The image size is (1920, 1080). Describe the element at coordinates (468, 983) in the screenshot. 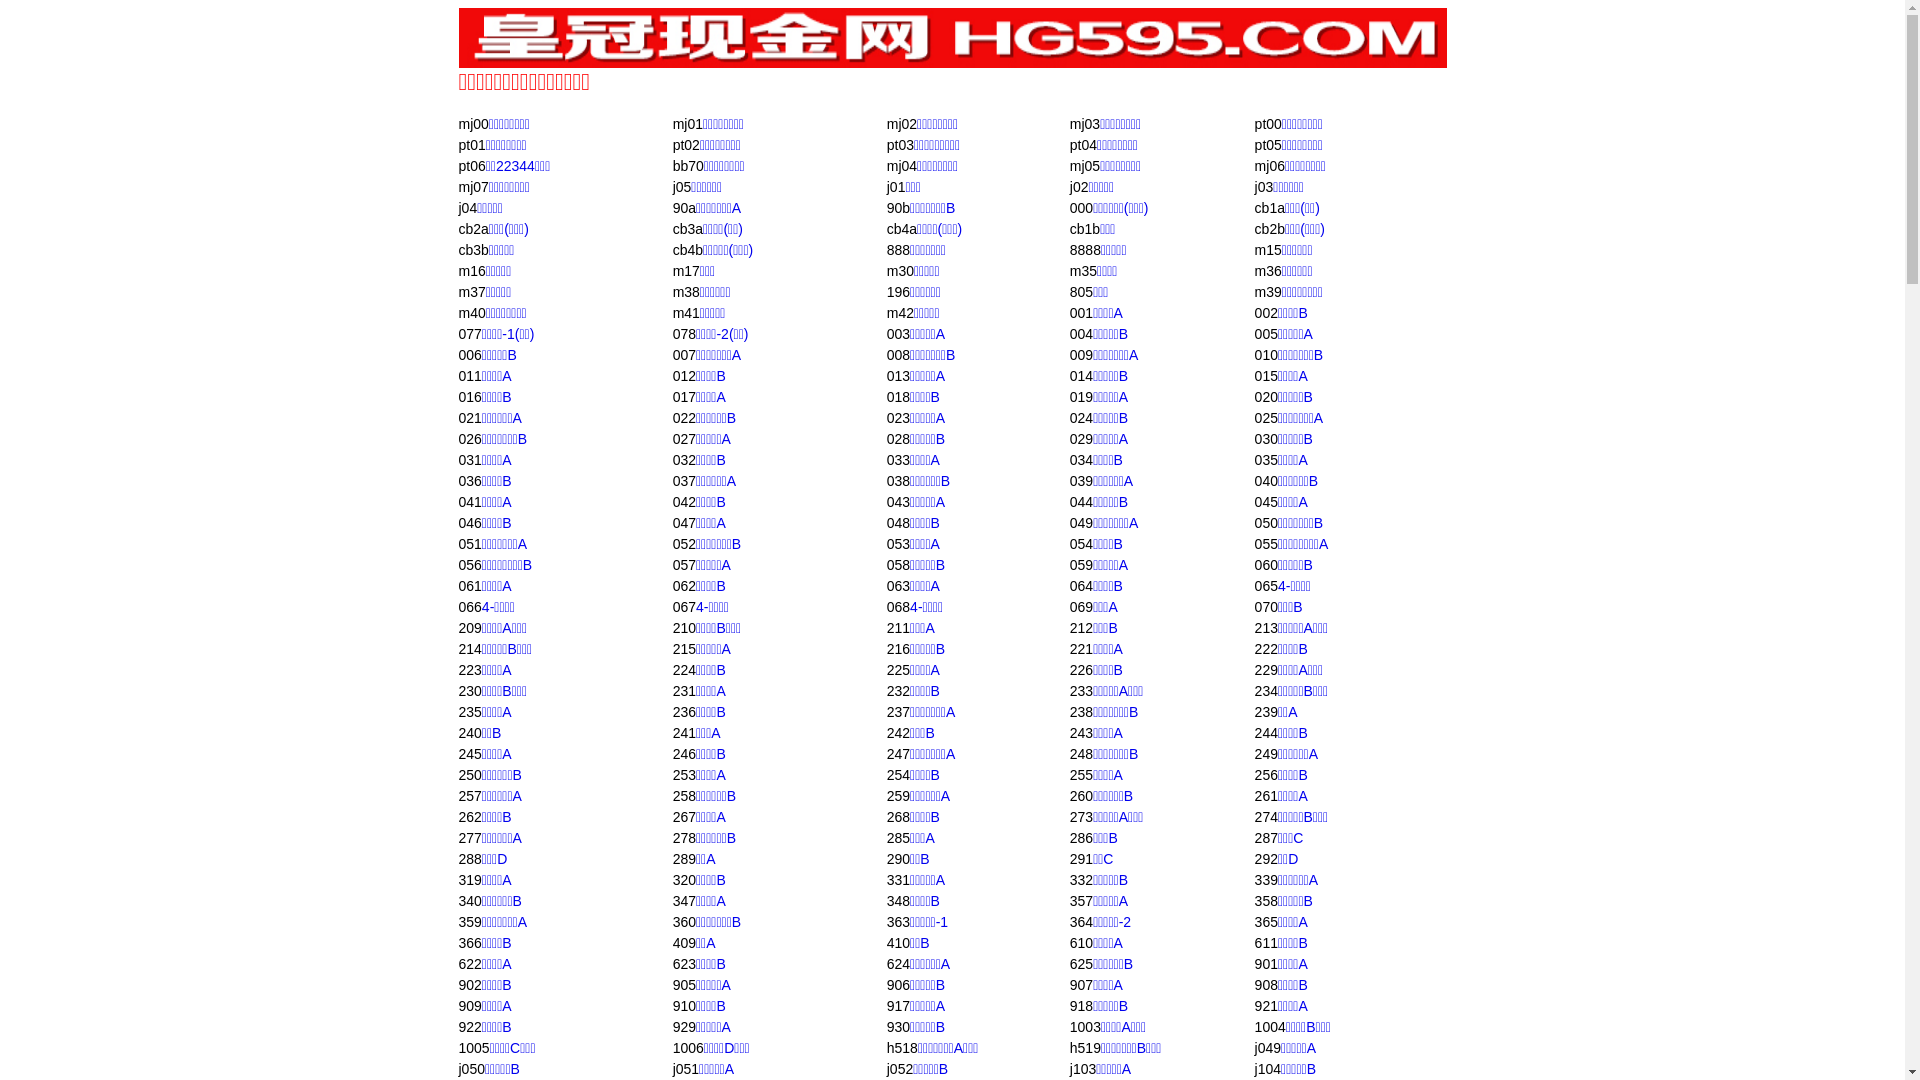

I see `'902'` at that location.